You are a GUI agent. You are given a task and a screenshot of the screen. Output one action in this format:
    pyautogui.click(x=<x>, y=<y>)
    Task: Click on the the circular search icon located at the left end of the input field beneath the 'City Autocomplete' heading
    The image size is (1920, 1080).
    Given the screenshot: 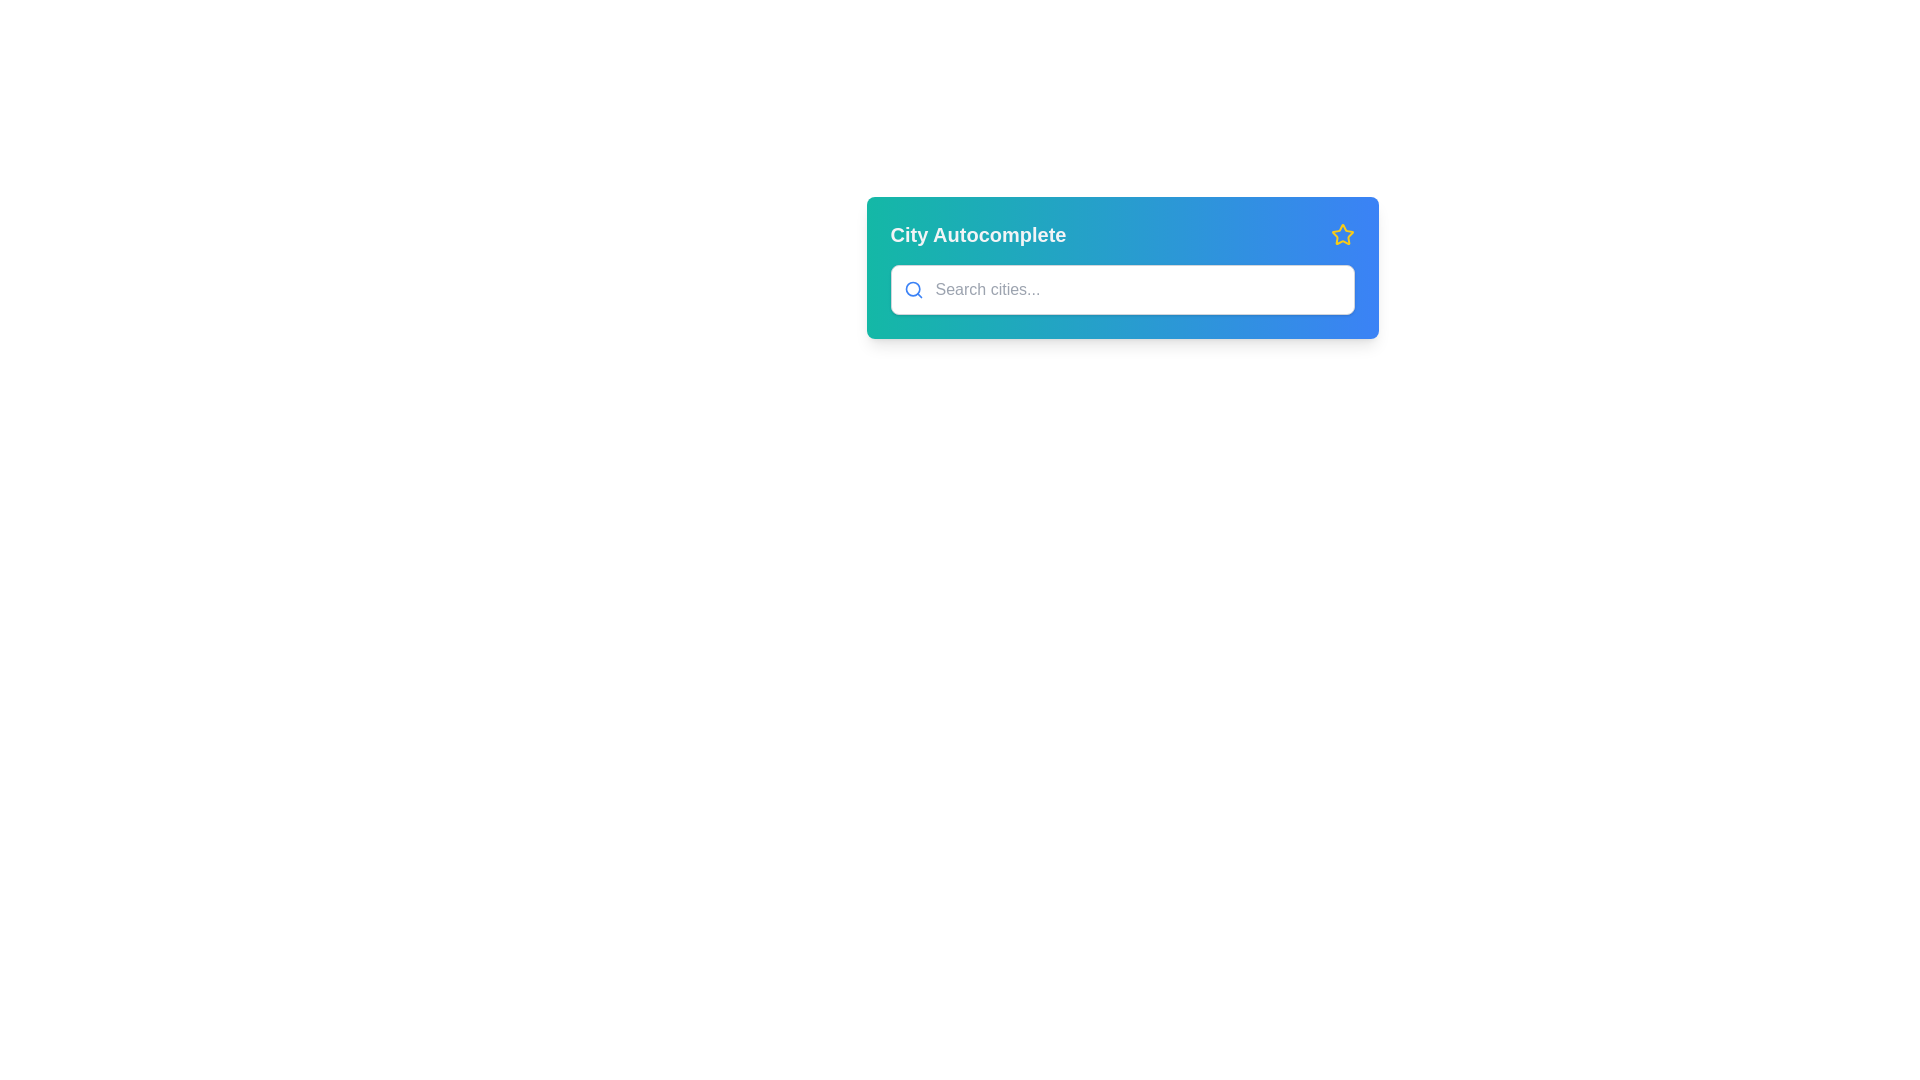 What is the action you would take?
    pyautogui.click(x=911, y=289)
    